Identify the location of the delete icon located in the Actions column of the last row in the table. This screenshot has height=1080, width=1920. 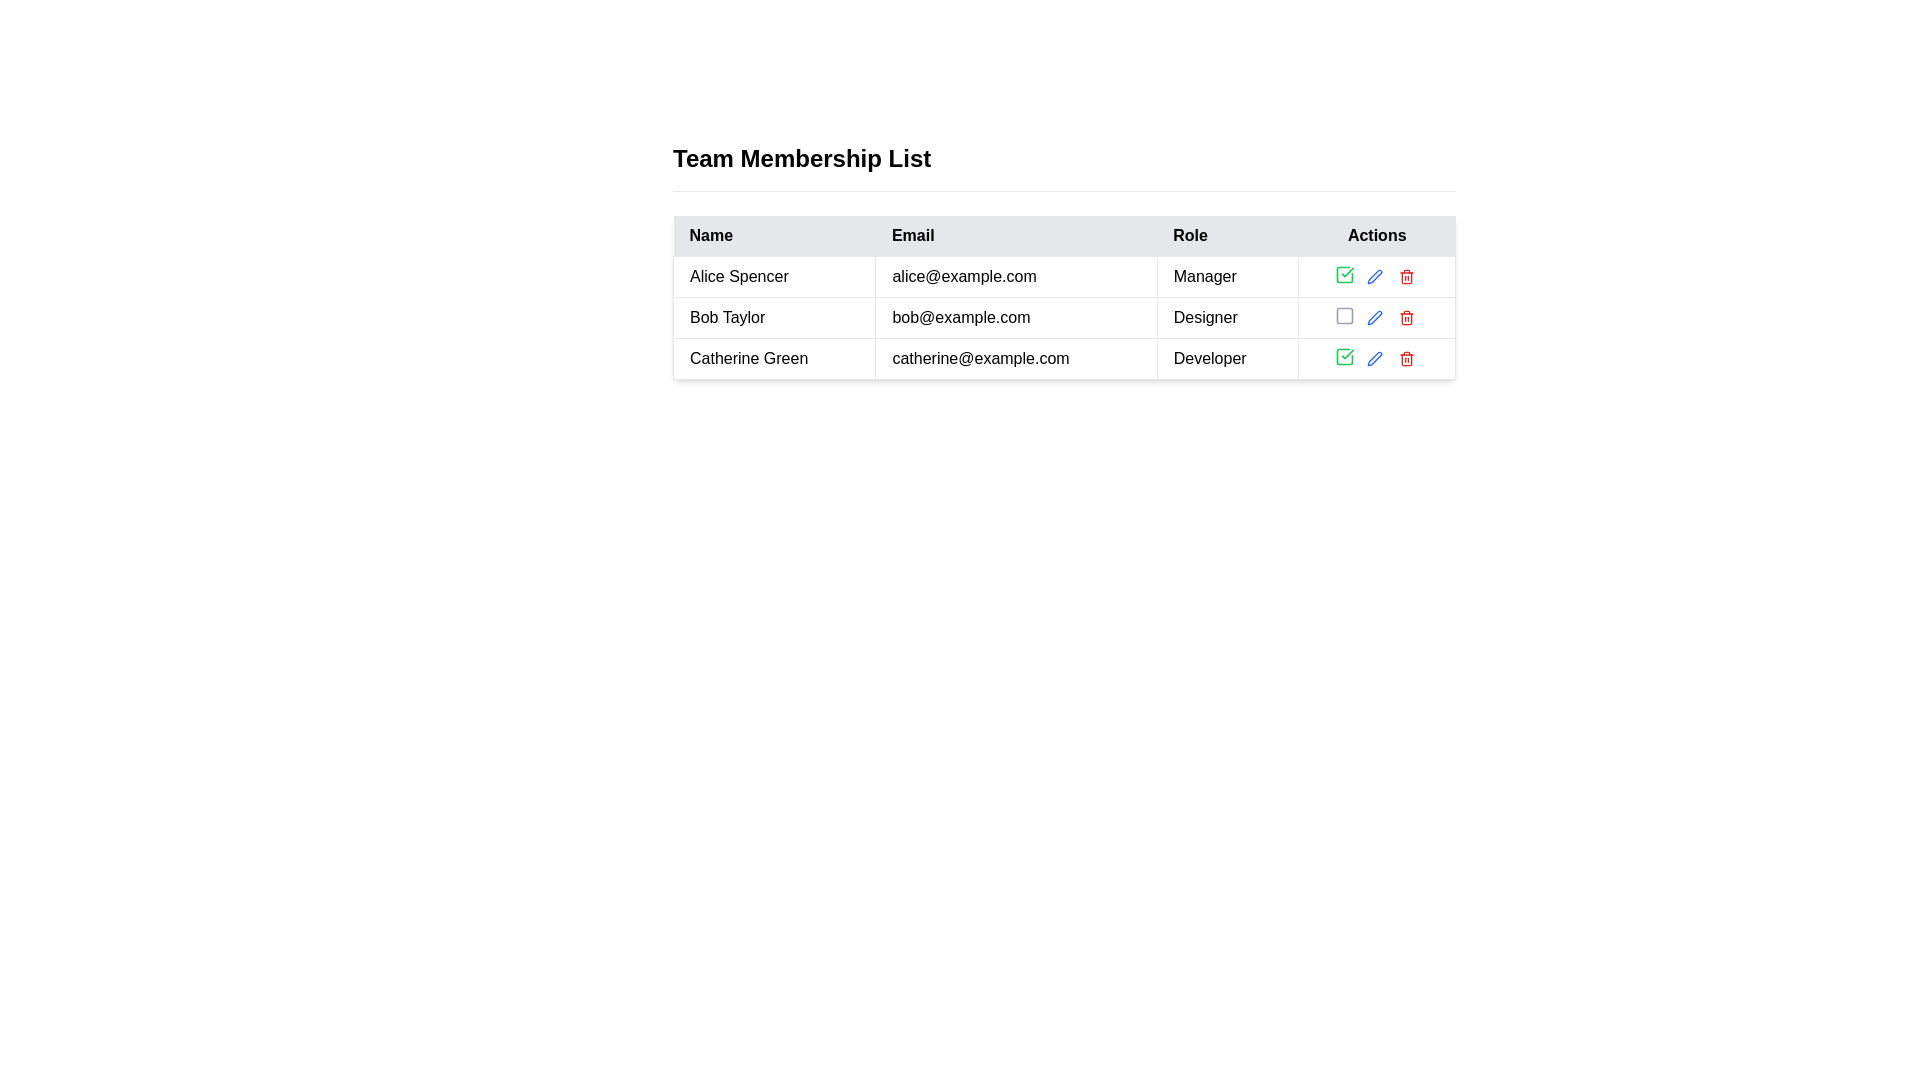
(1406, 357).